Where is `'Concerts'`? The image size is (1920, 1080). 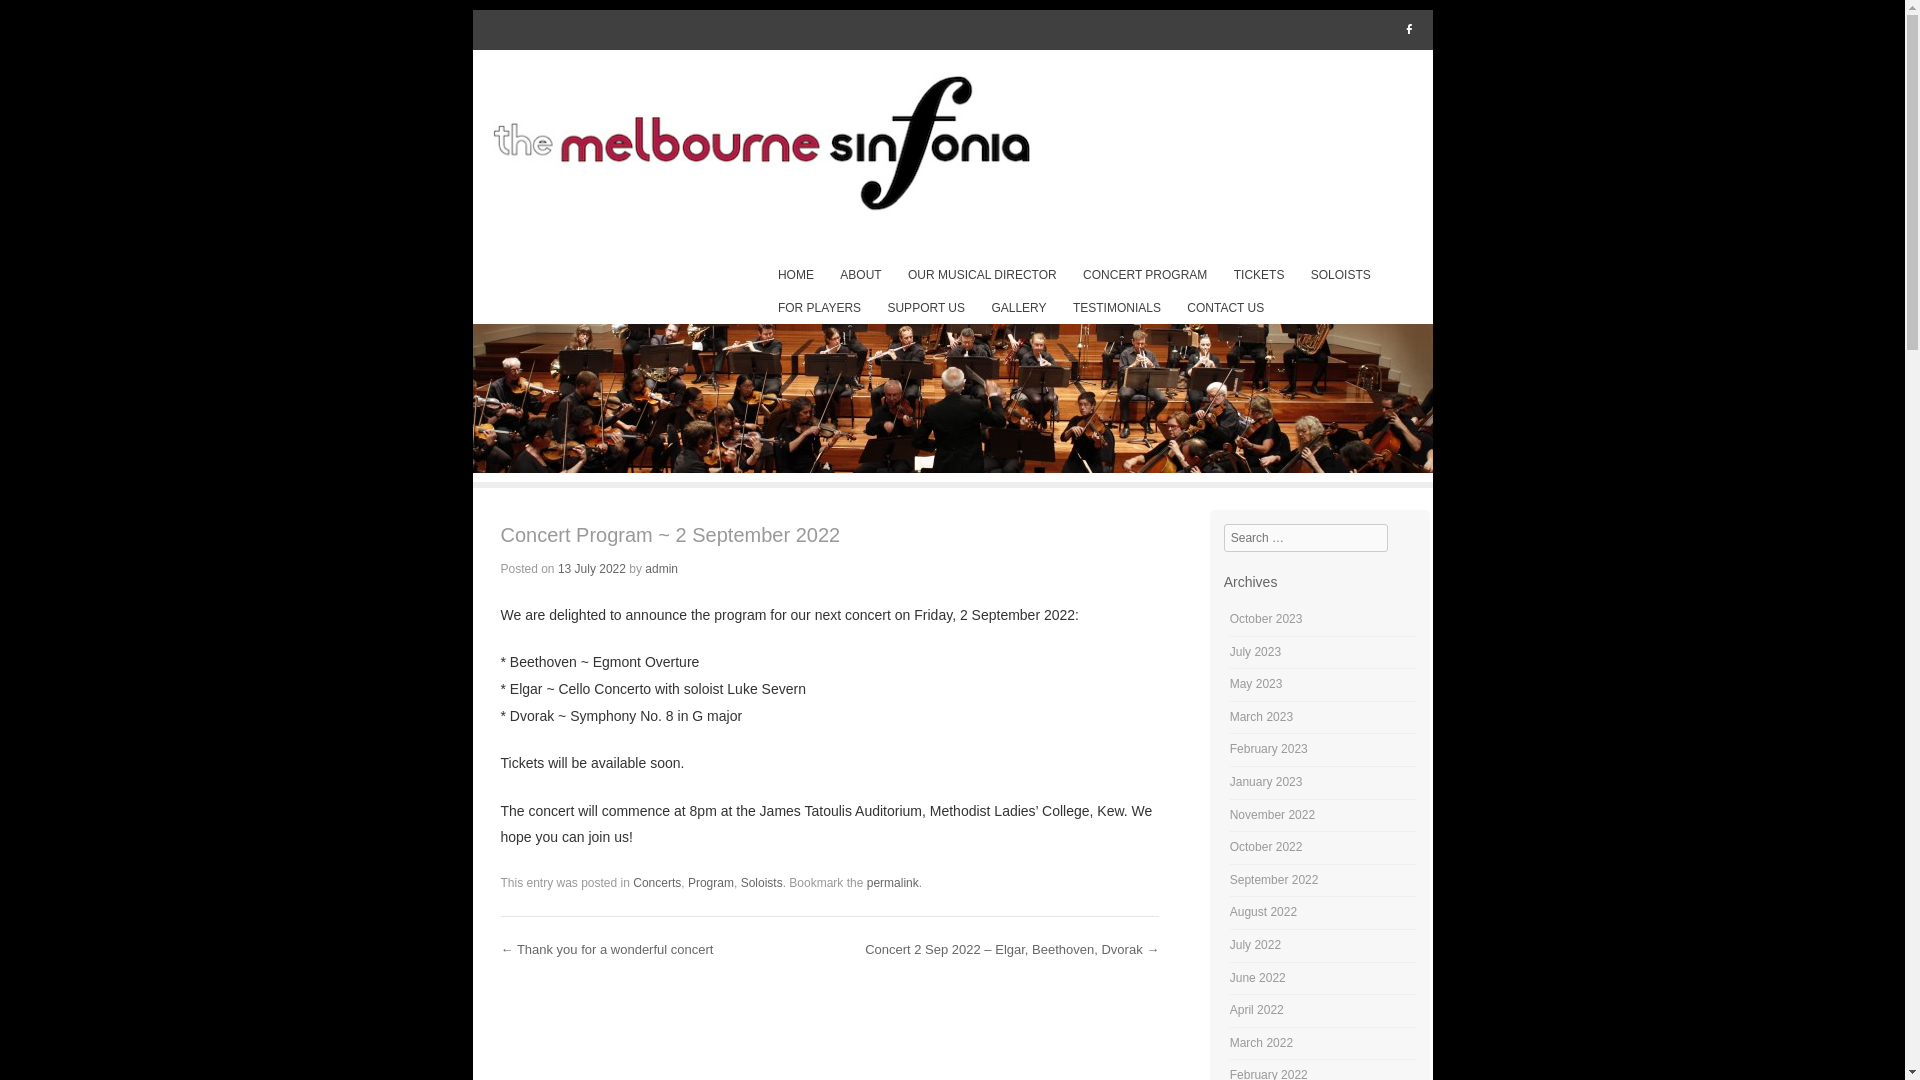 'Concerts' is located at coordinates (632, 882).